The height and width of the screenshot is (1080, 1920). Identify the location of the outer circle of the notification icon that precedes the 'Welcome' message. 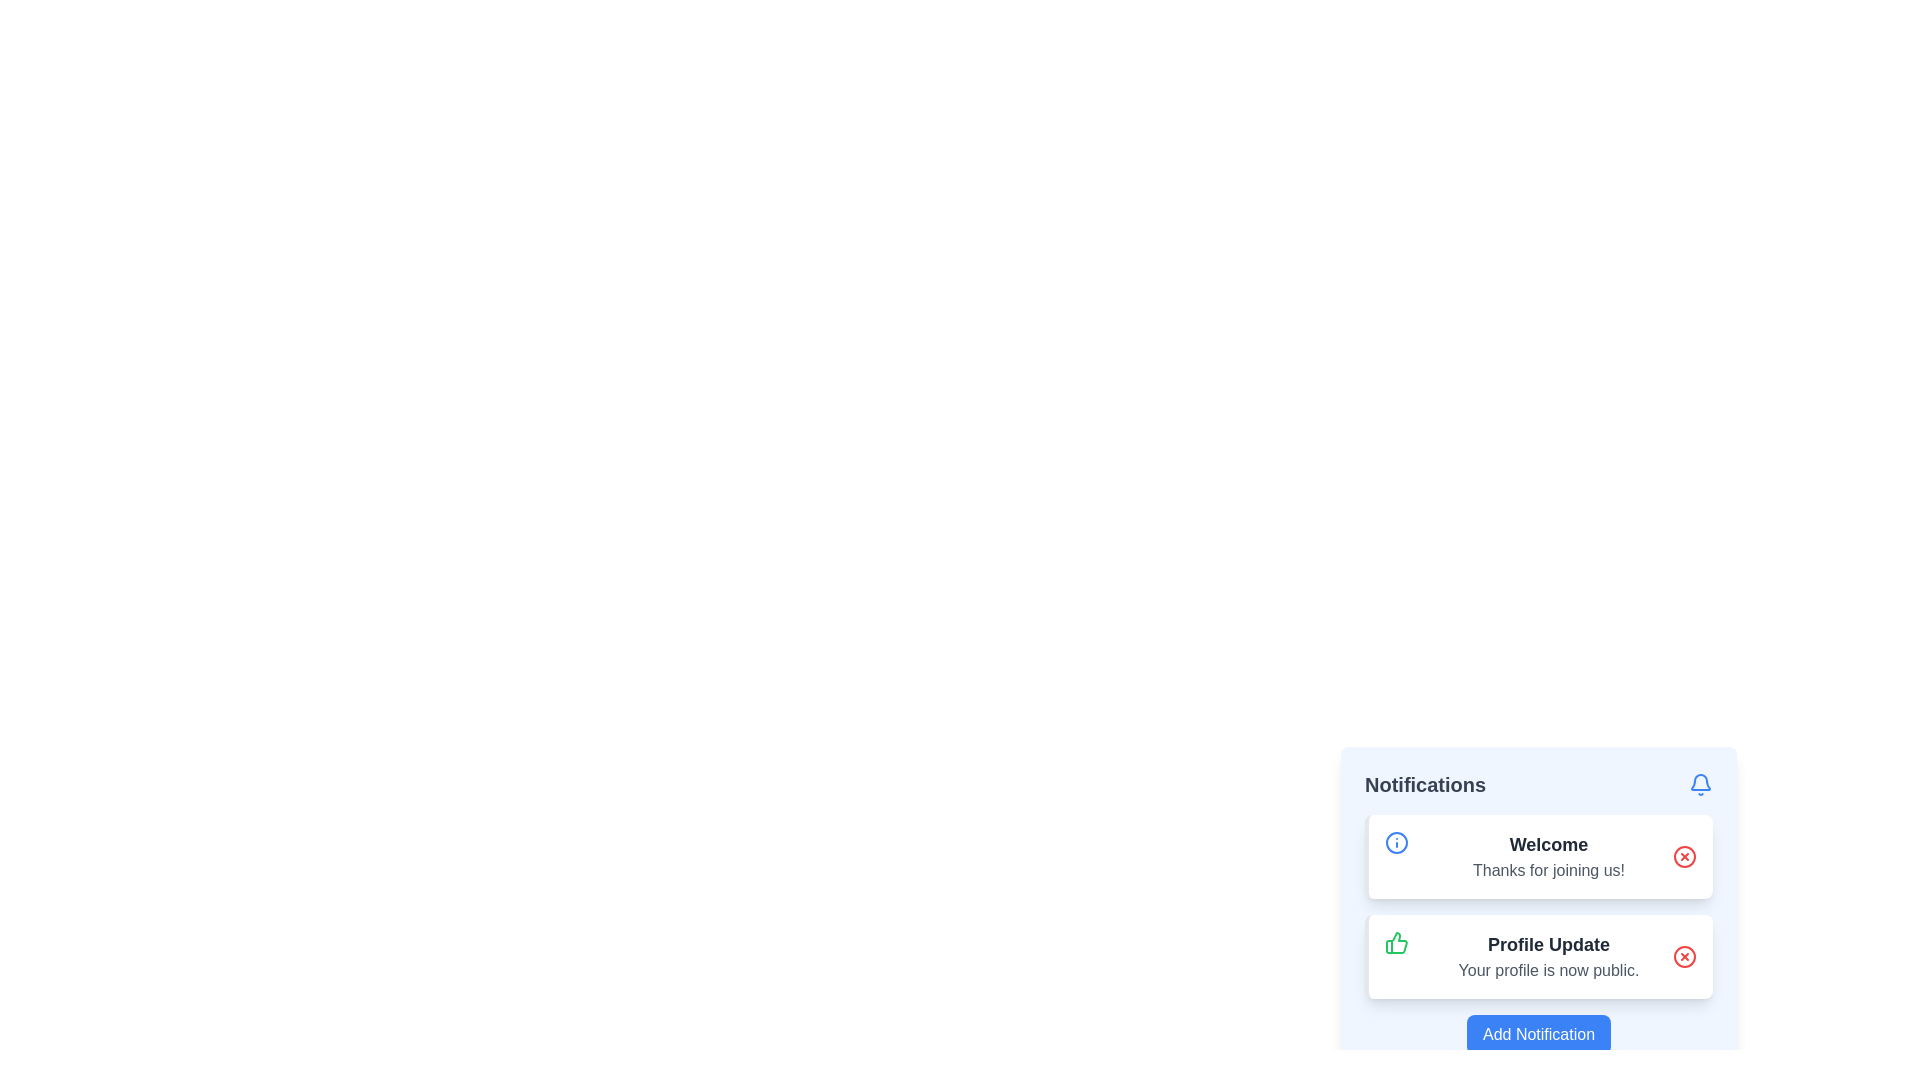
(1395, 843).